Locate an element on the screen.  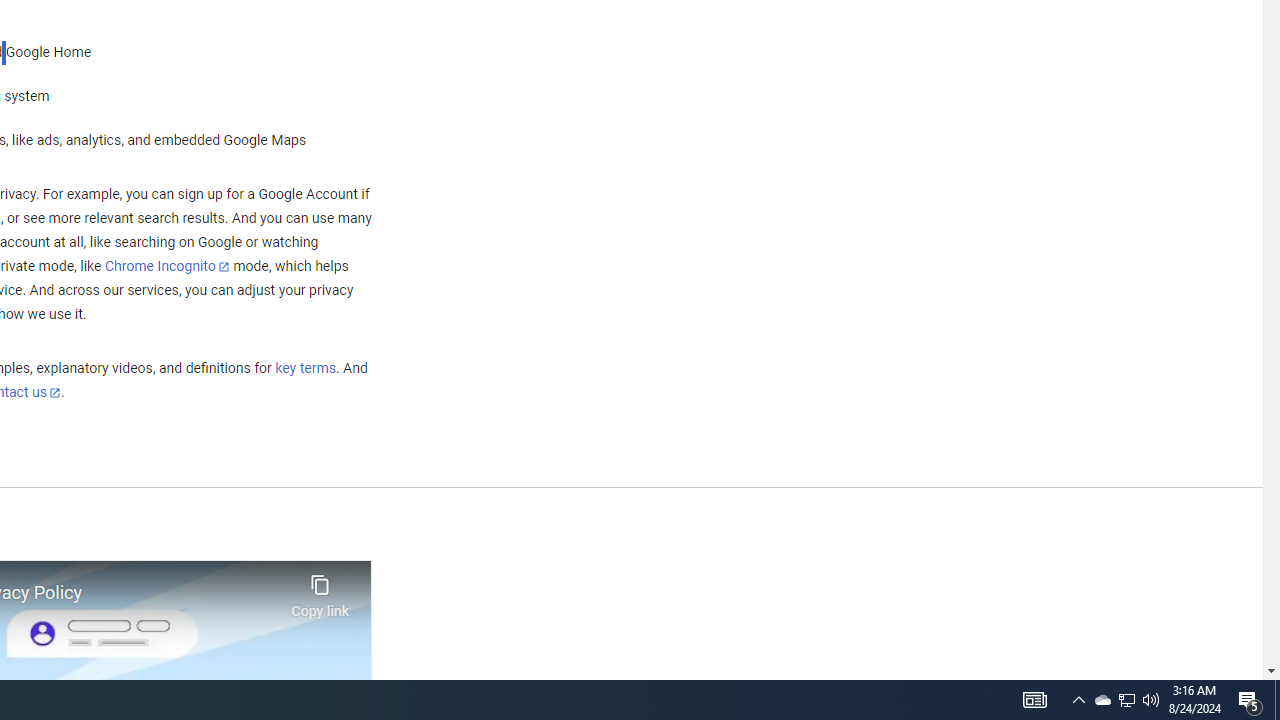
'key terms' is located at coordinates (304, 368).